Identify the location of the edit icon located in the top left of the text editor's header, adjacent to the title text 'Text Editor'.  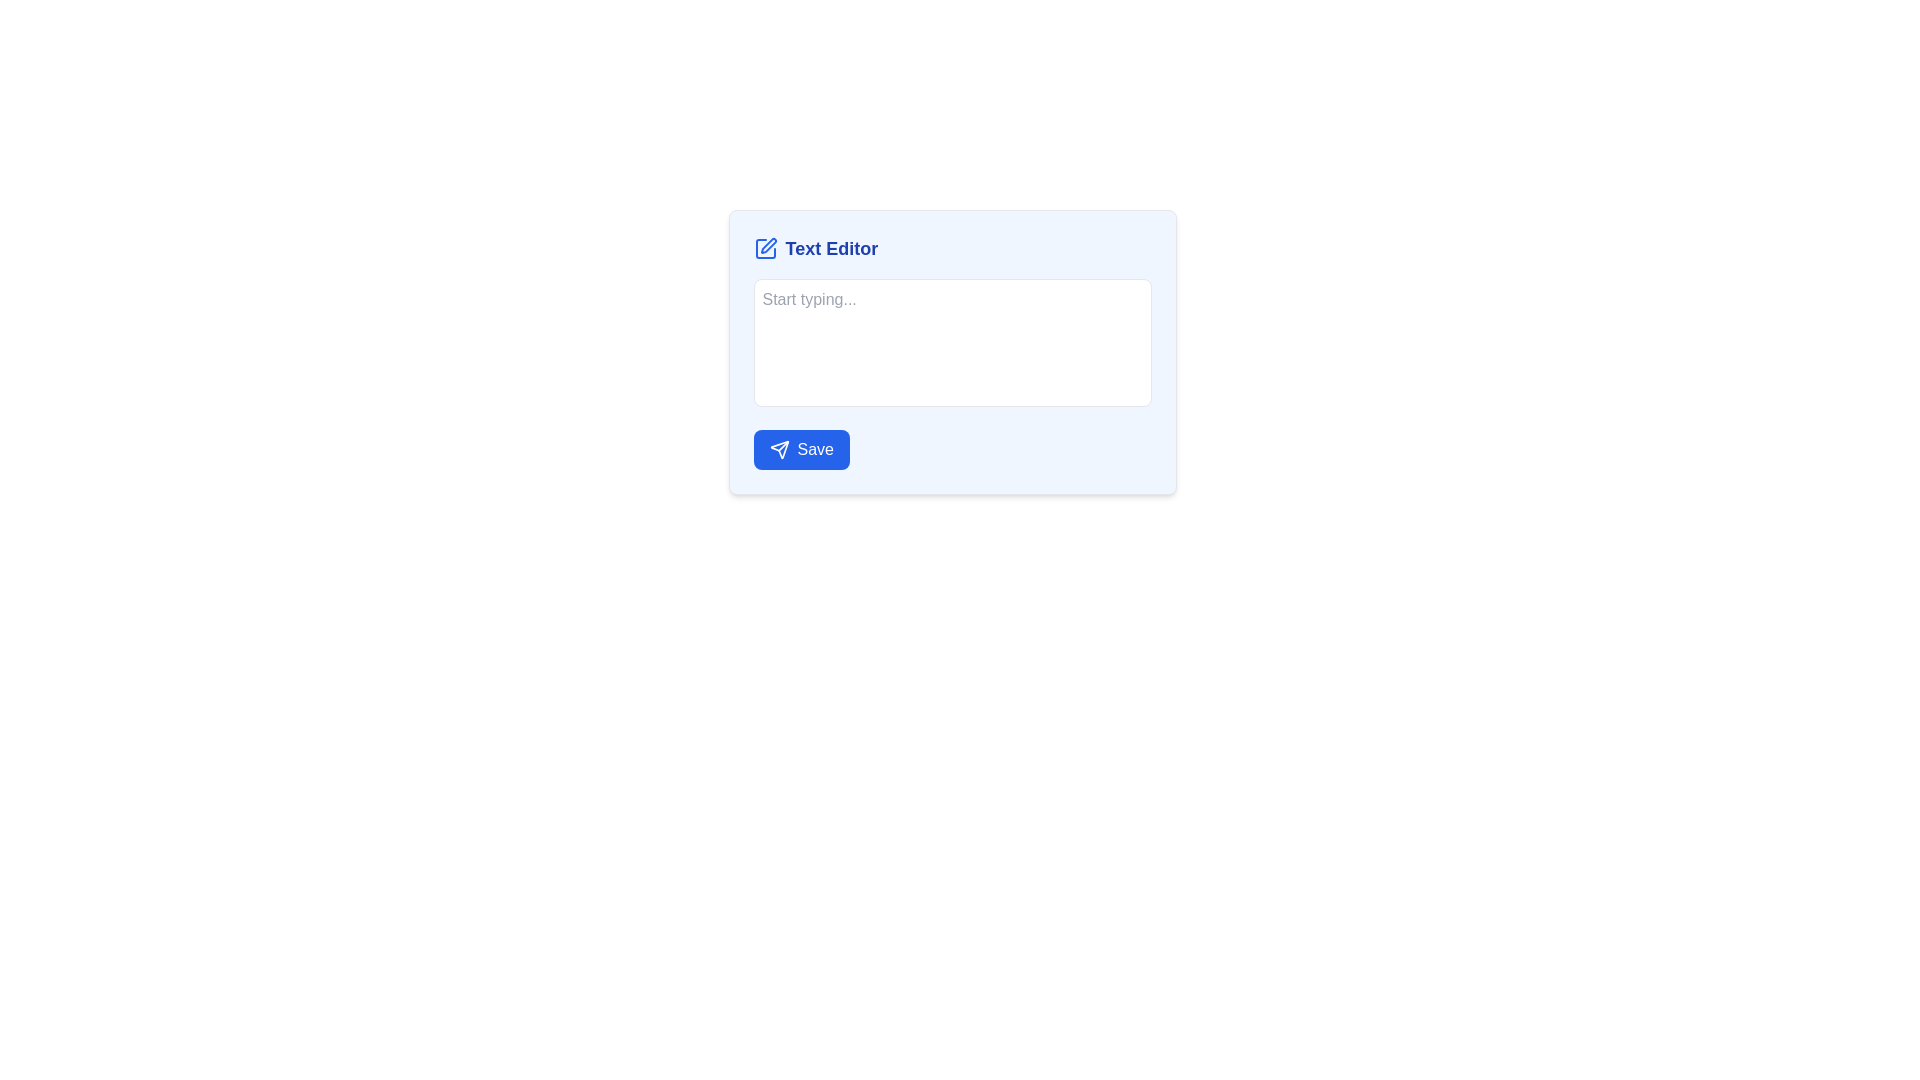
(767, 245).